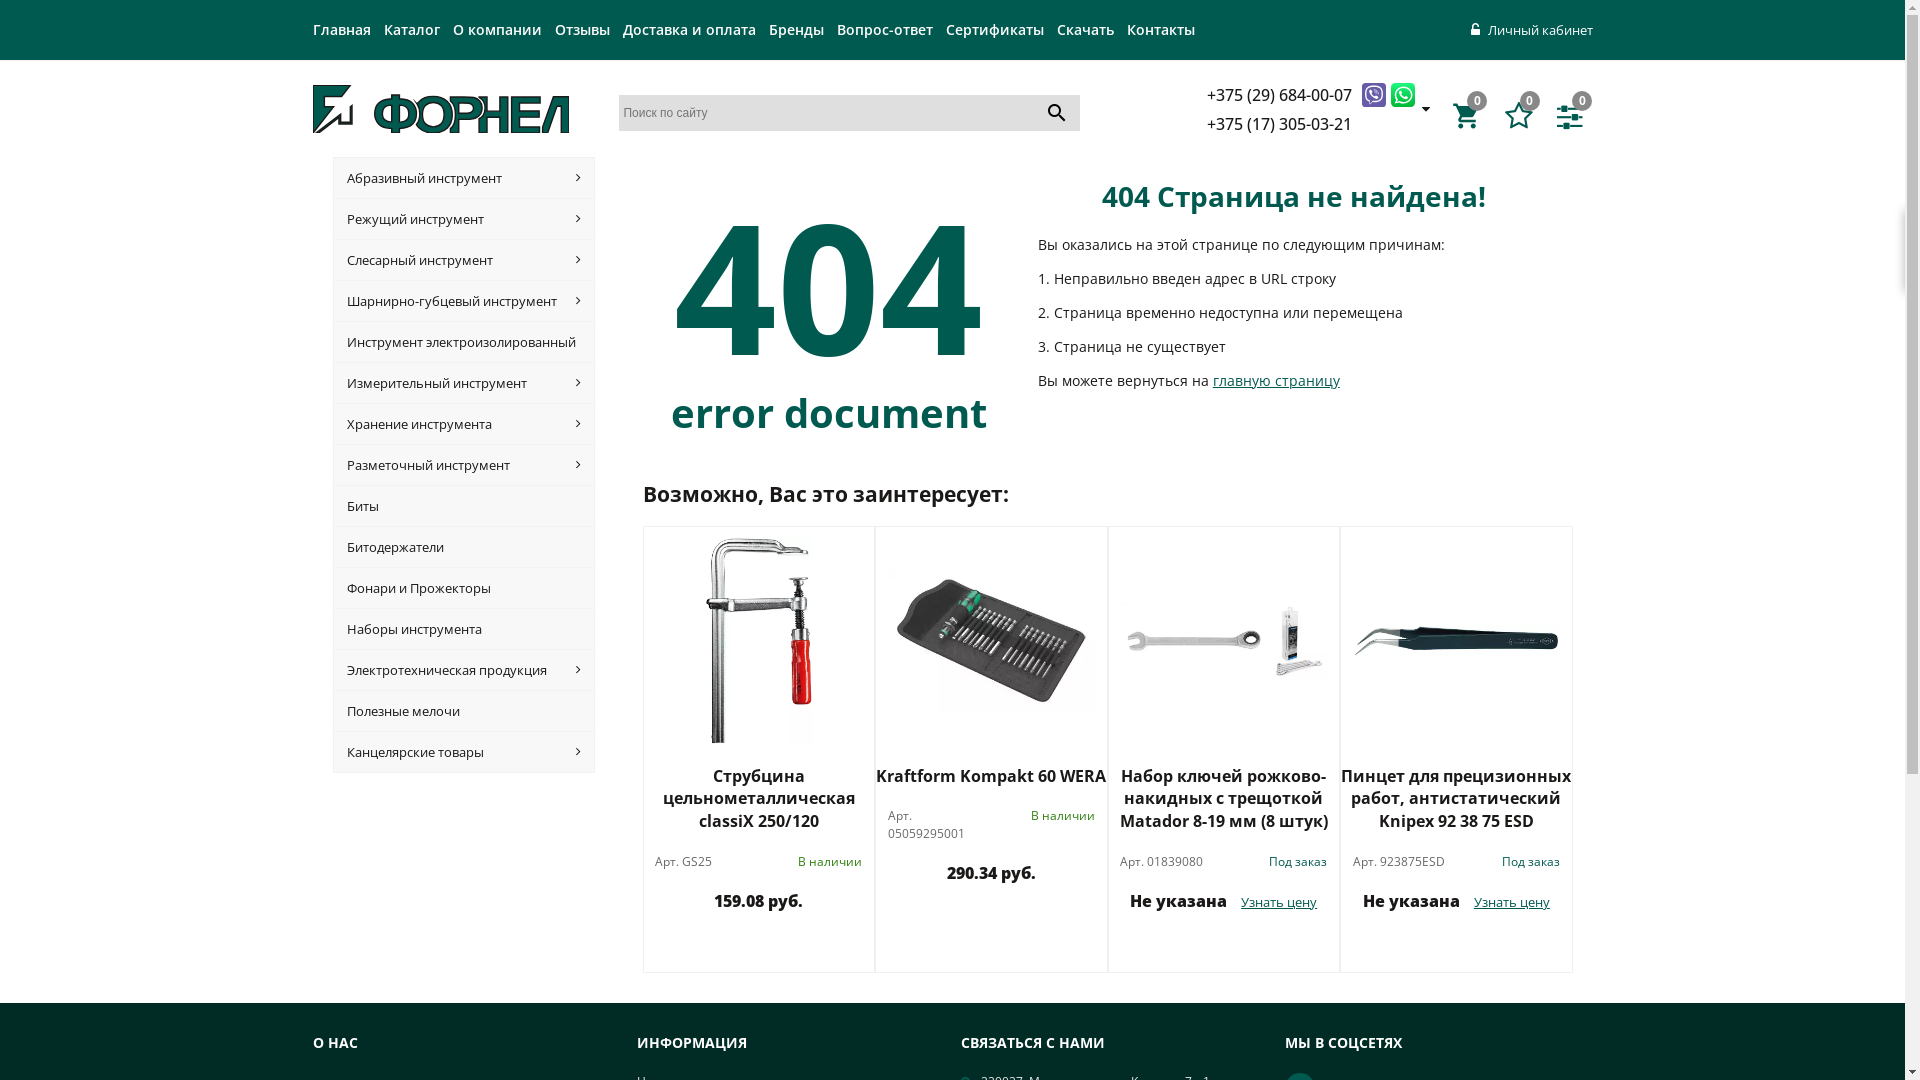 This screenshot has width=1920, height=1080. Describe the element at coordinates (991, 775) in the screenshot. I see `'Kraftform Kompakt 60 WERA'` at that location.